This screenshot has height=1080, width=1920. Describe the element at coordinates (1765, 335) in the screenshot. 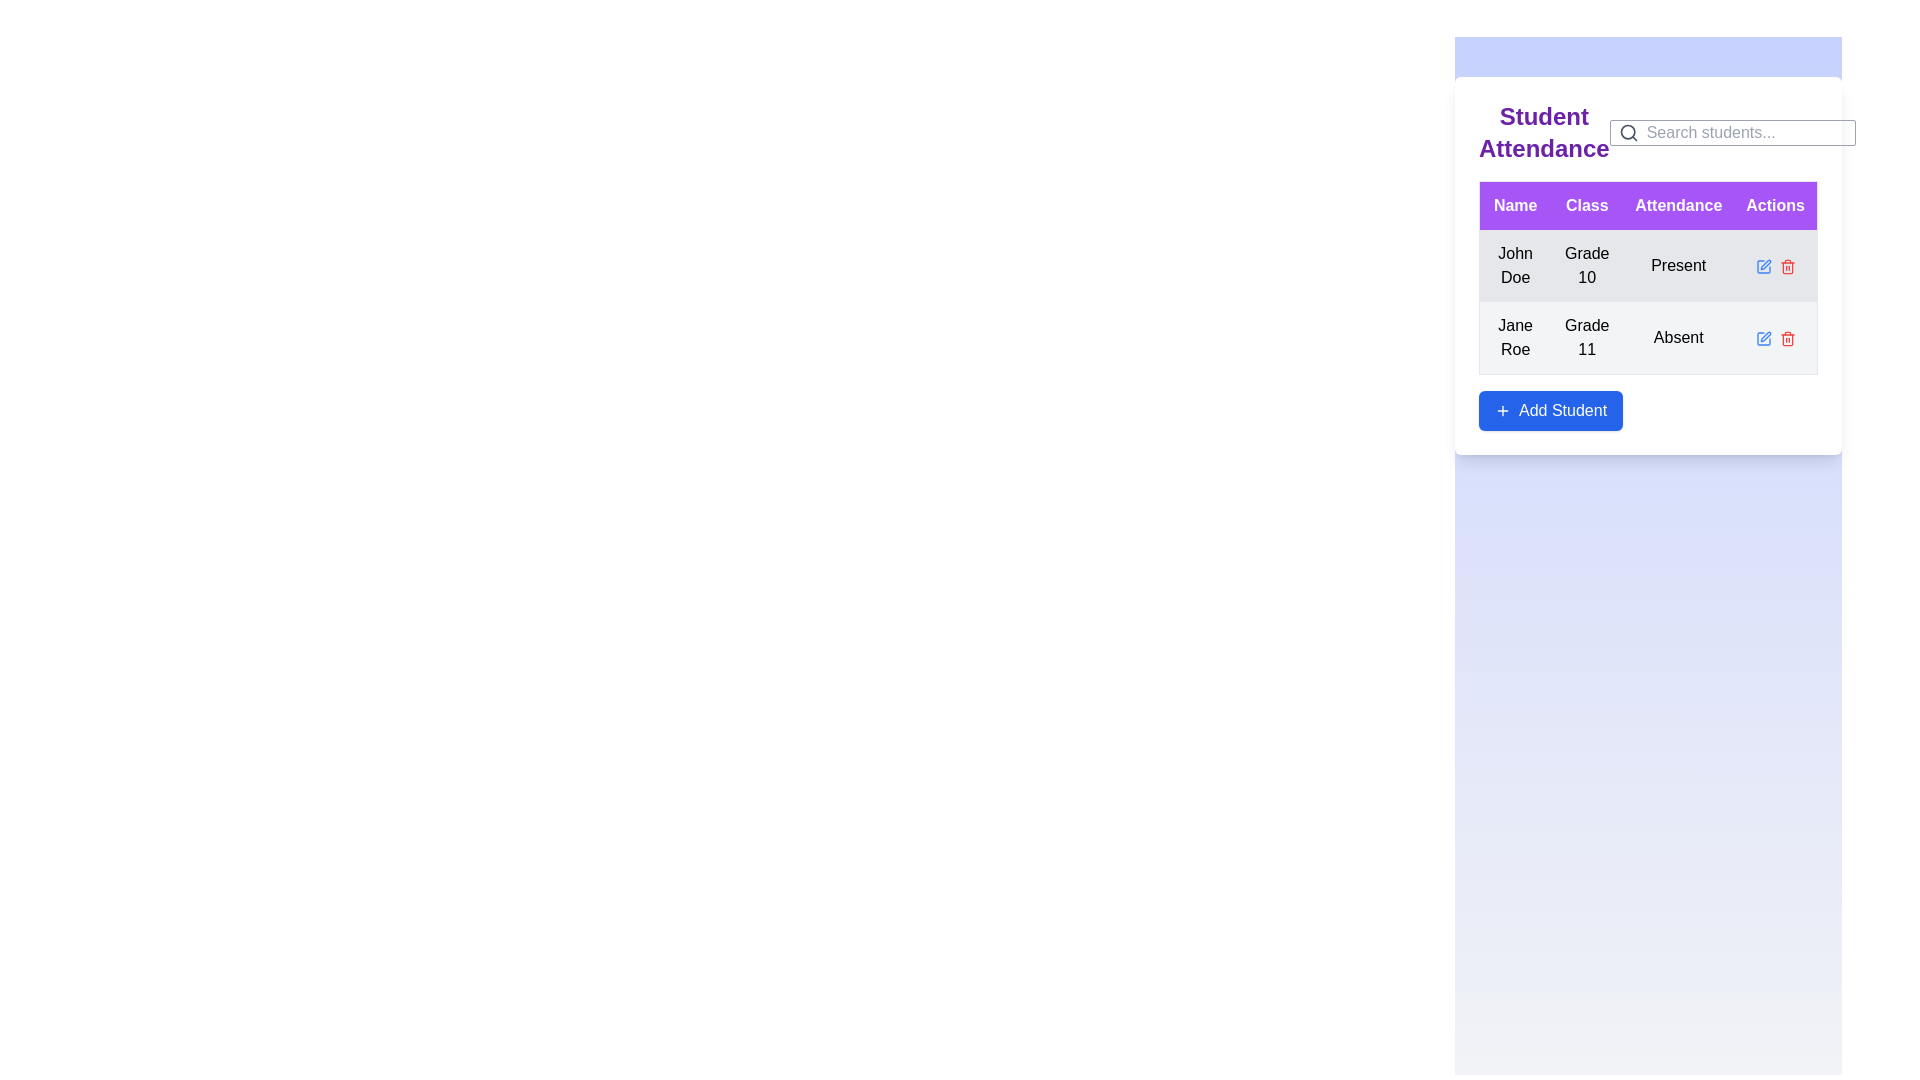

I see `the pen icon in the Actions column of the second row in the student attendance list for Jane Roe` at that location.